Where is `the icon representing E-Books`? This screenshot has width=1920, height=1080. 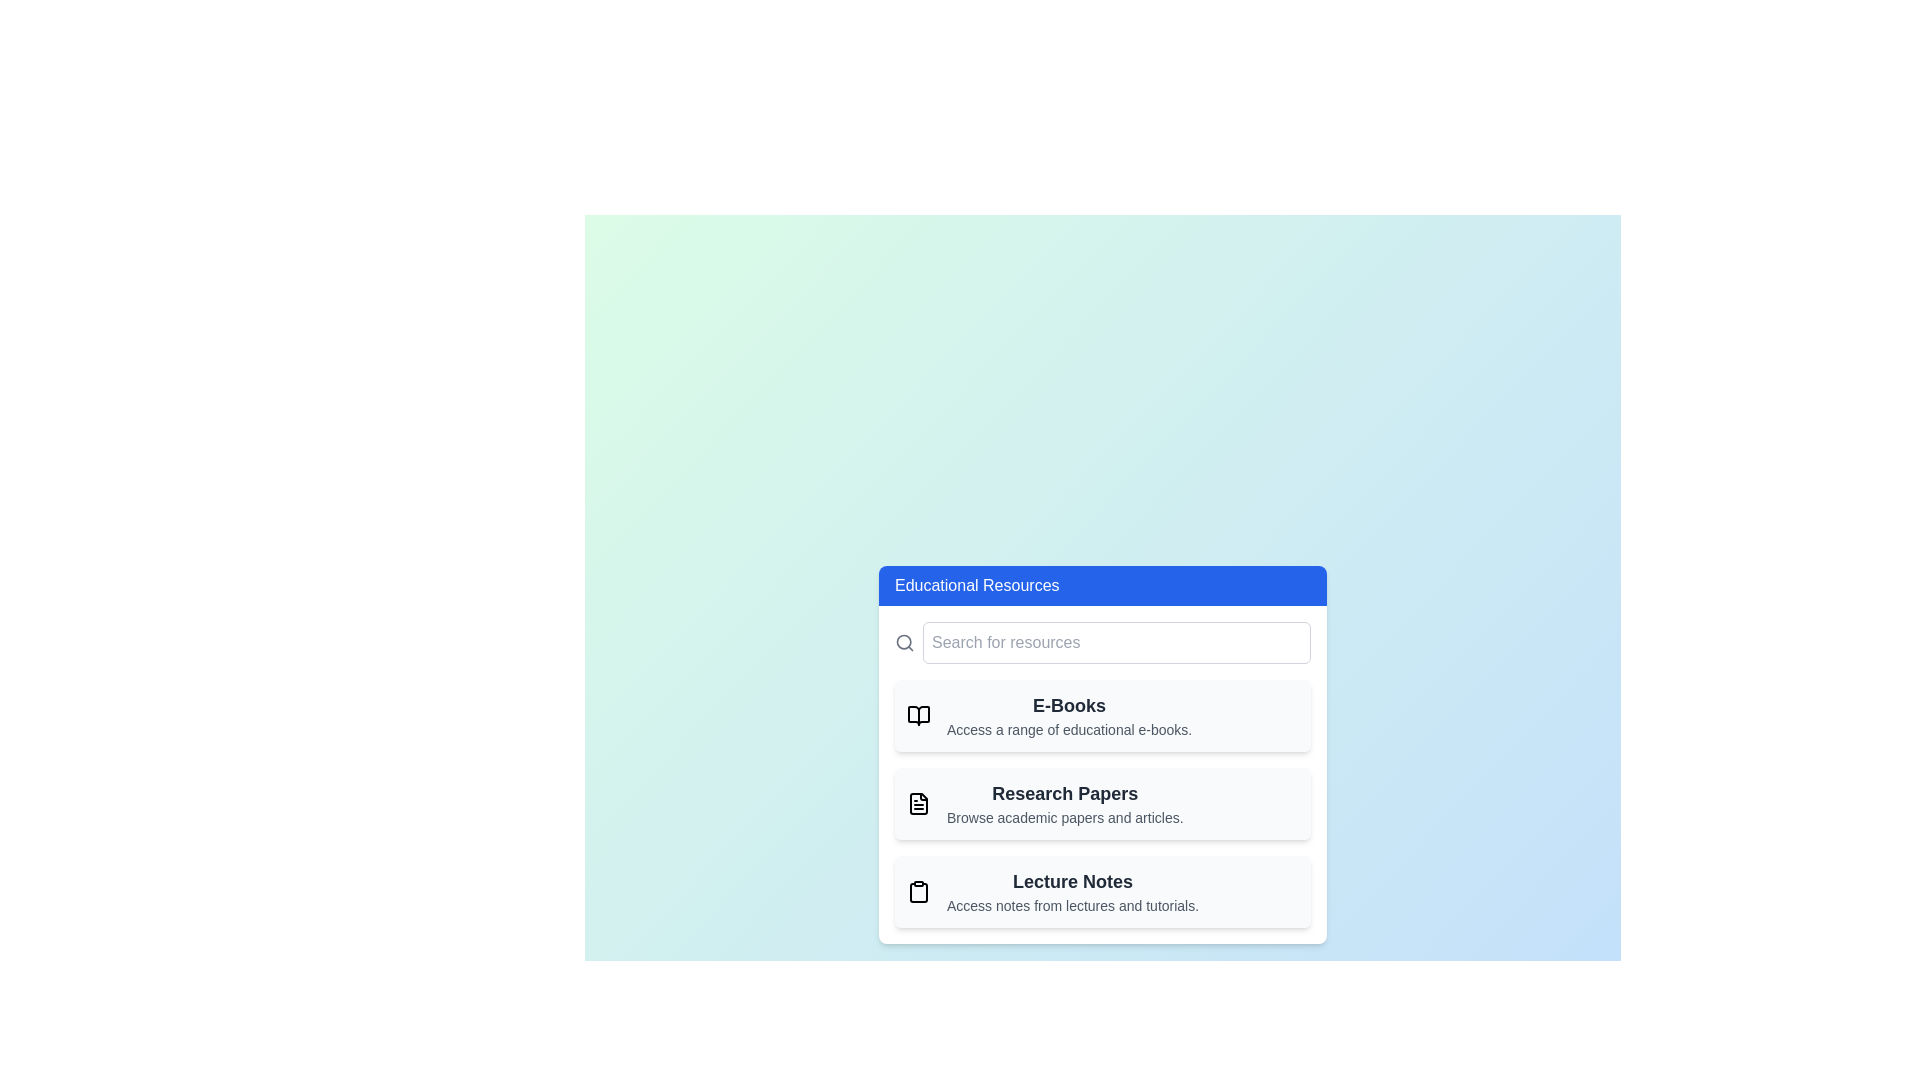
the icon representing E-Books is located at coordinates (917, 715).